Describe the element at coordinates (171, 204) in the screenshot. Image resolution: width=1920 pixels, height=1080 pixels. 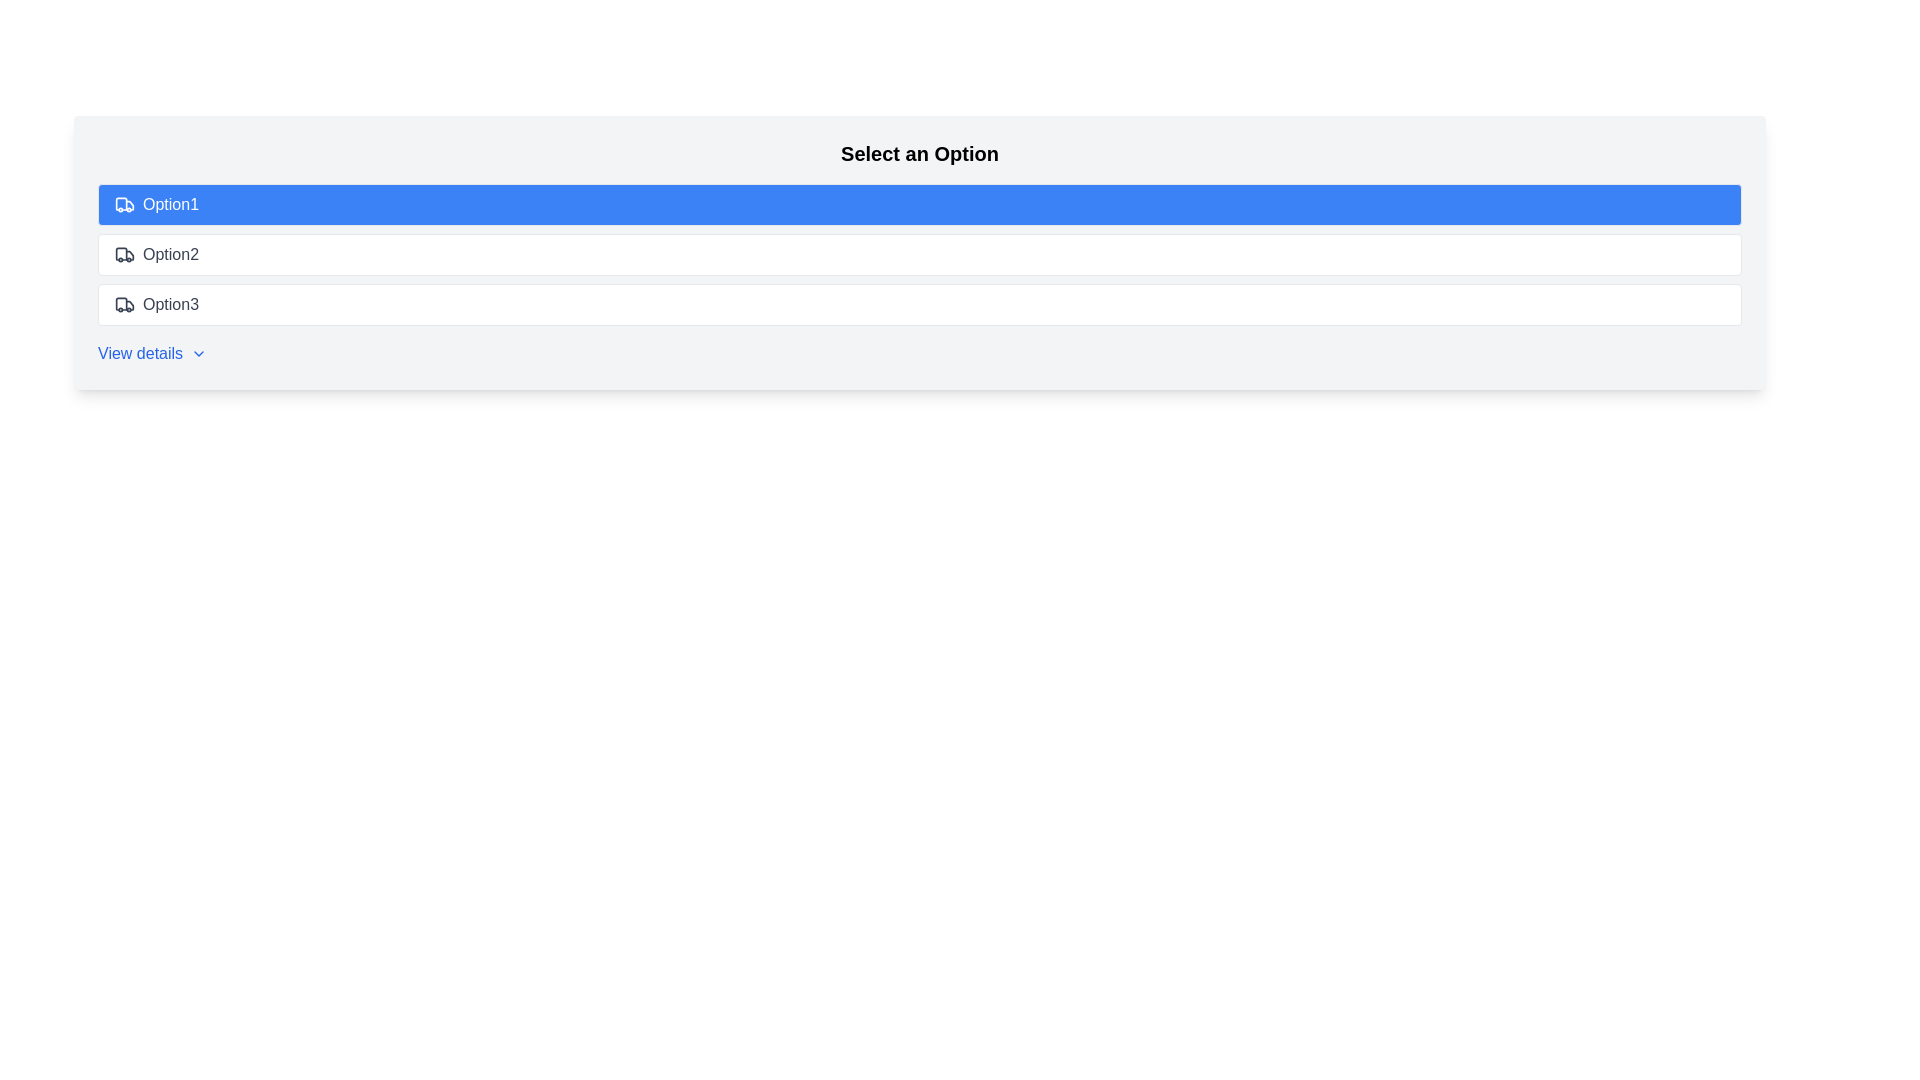
I see `the 'Option1' text label within the active radio button` at that location.